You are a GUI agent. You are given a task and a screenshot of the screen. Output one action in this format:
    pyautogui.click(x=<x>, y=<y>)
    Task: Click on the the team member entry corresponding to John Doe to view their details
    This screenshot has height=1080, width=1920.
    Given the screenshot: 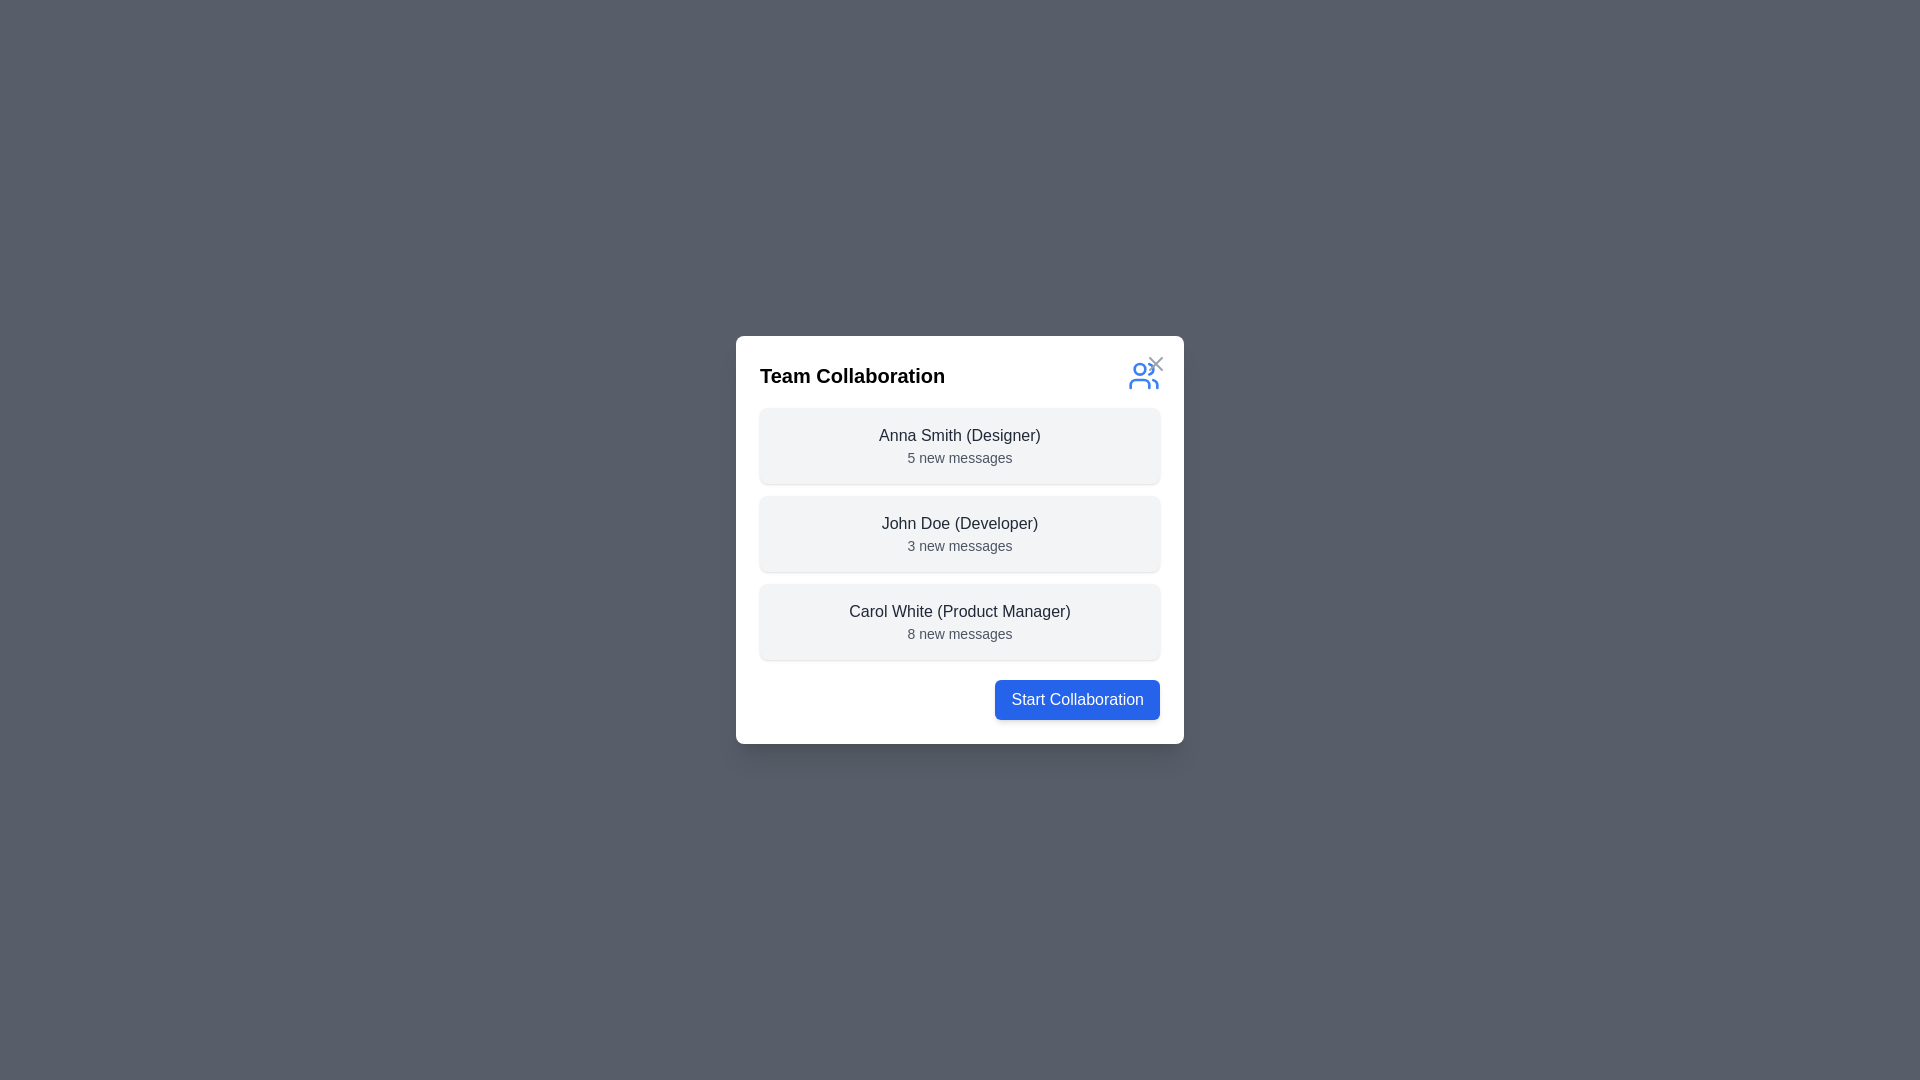 What is the action you would take?
    pyautogui.click(x=960, y=532)
    